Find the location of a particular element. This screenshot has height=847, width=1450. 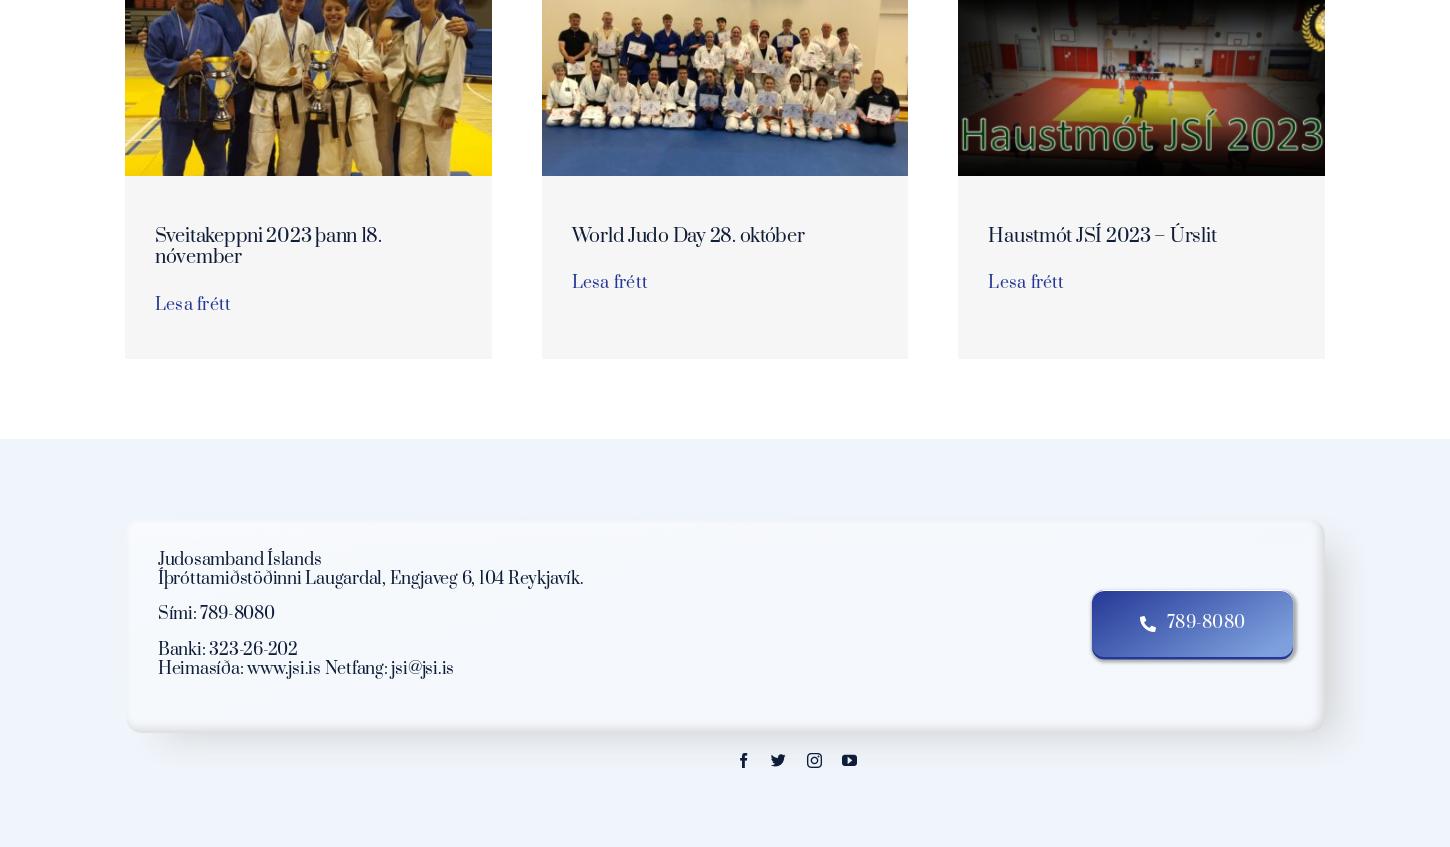

'Íþróttamiðstöðinni Laugardal, Engjaveg 6, 104 Reykjavík.' is located at coordinates (156, 579).